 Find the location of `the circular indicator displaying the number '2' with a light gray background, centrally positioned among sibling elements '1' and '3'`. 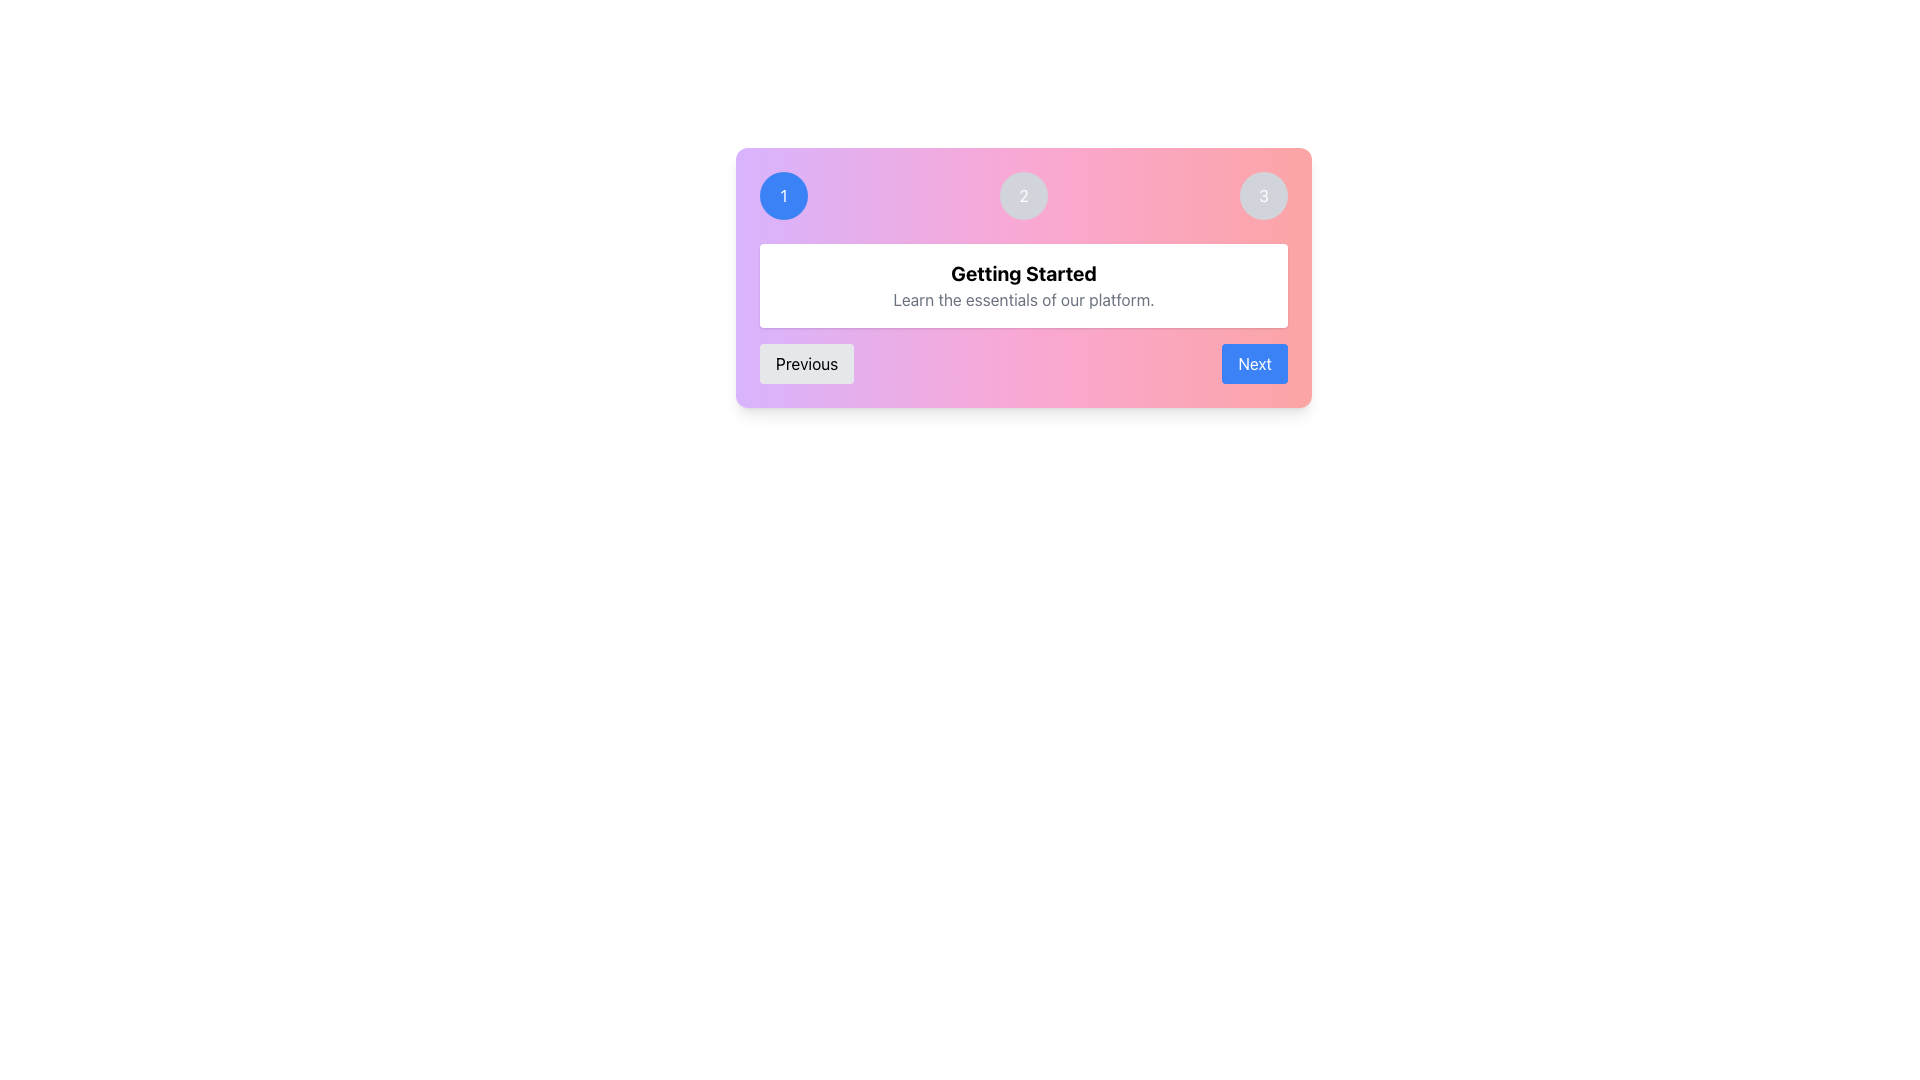

the circular indicator displaying the number '2' with a light gray background, centrally positioned among sibling elements '1' and '3' is located at coordinates (1023, 196).